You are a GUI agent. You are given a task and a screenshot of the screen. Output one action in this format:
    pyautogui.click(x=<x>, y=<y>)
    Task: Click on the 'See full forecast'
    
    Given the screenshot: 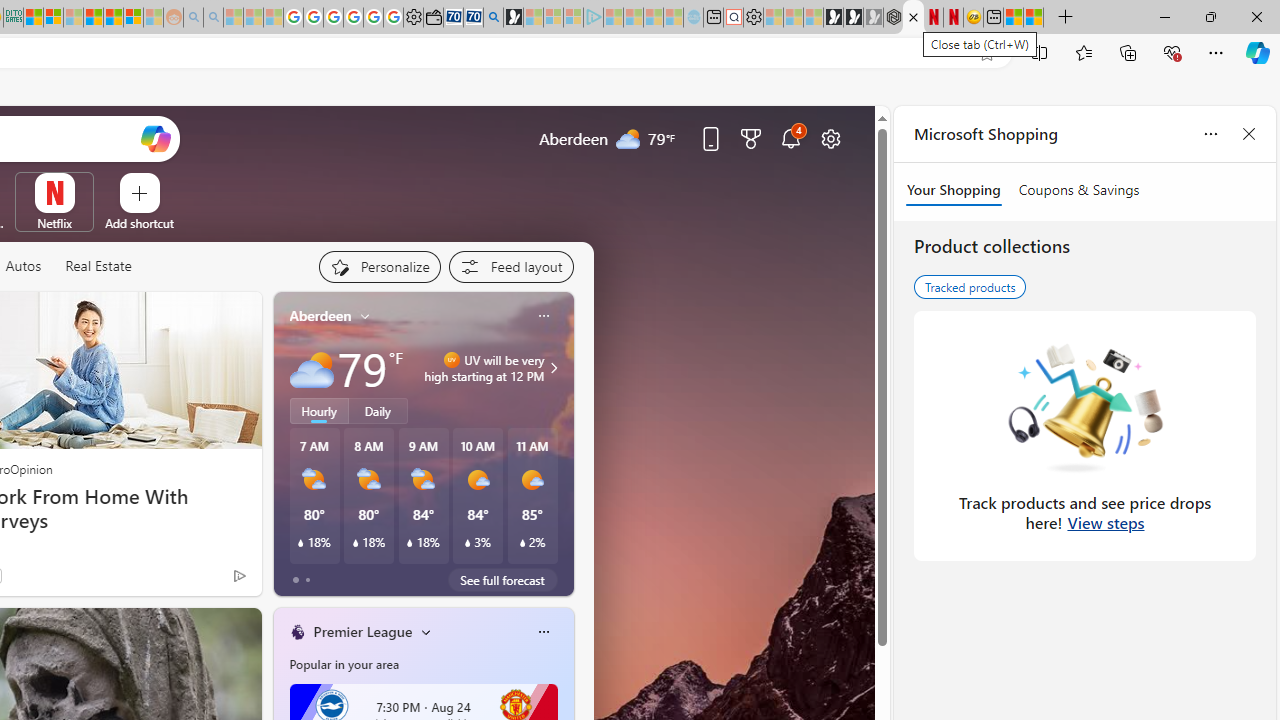 What is the action you would take?
    pyautogui.click(x=502, y=579)
    